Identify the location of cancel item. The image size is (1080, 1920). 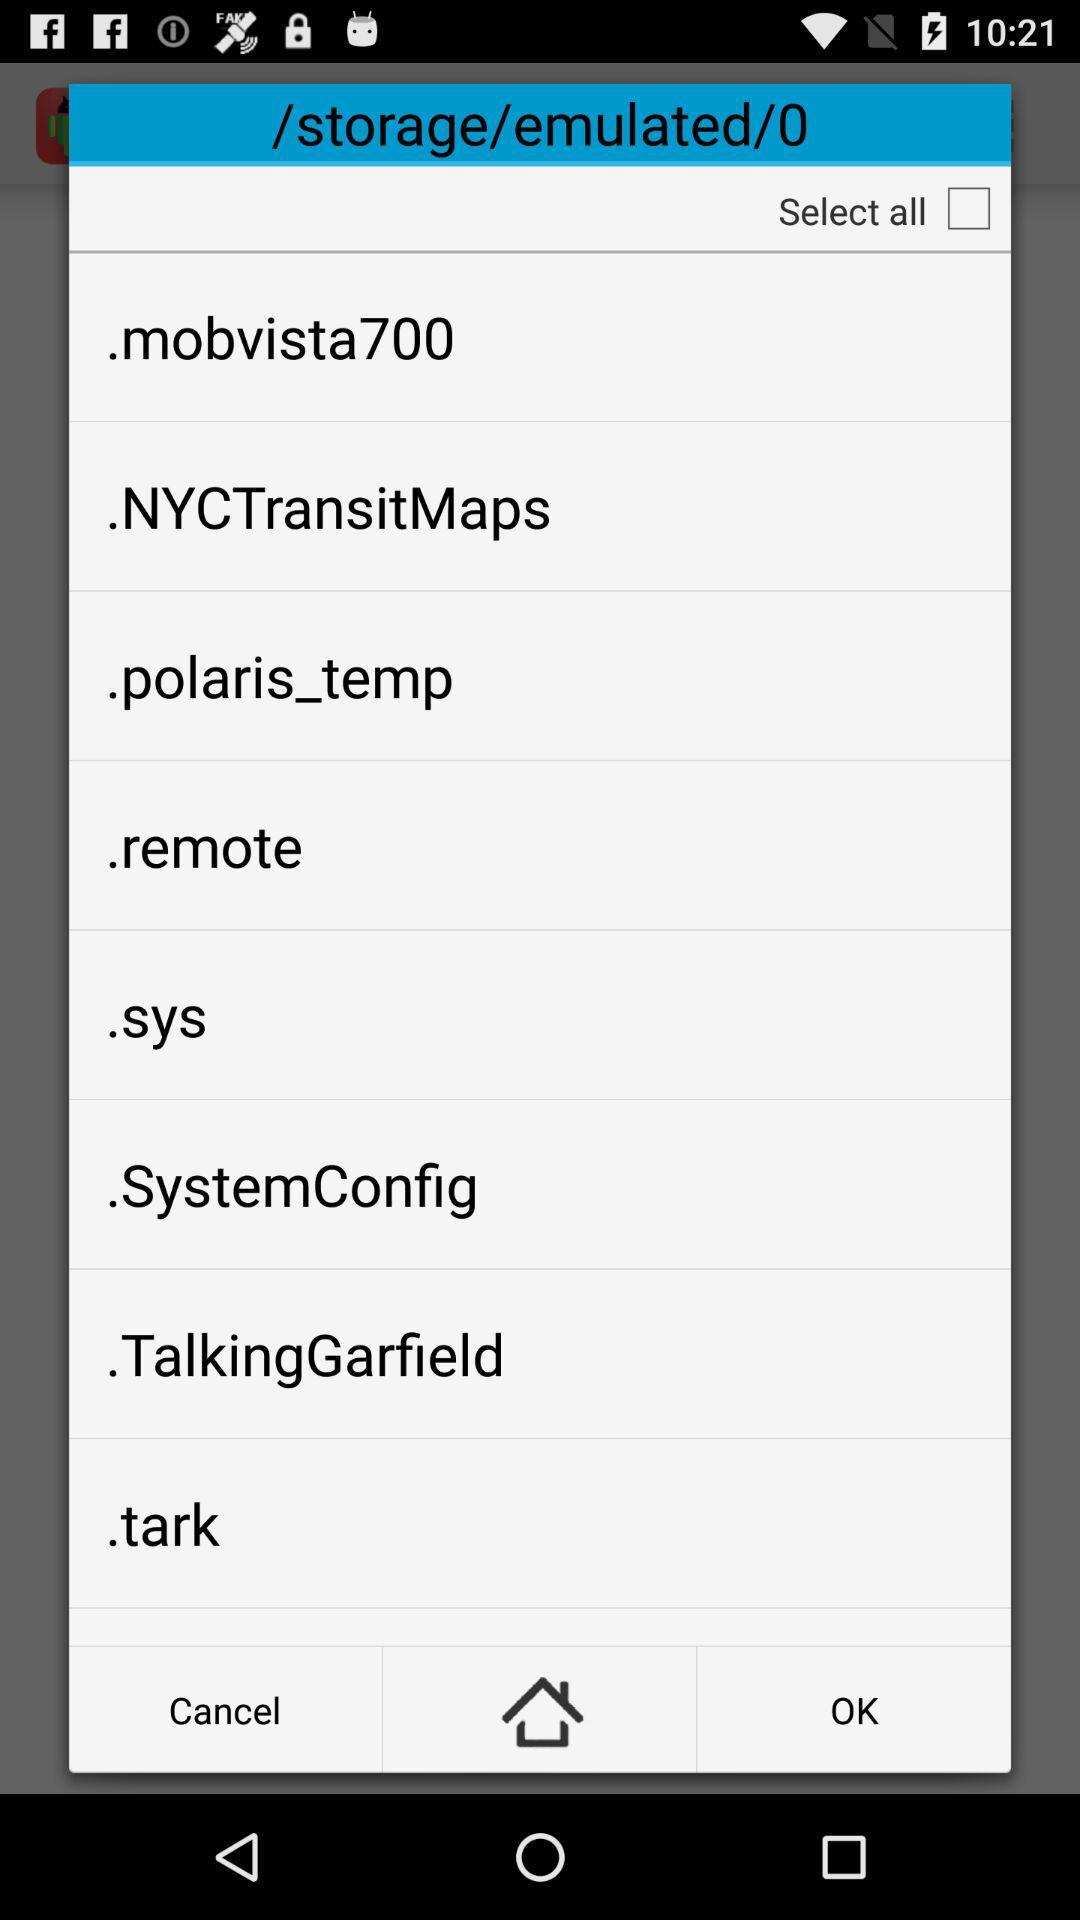
(225, 1708).